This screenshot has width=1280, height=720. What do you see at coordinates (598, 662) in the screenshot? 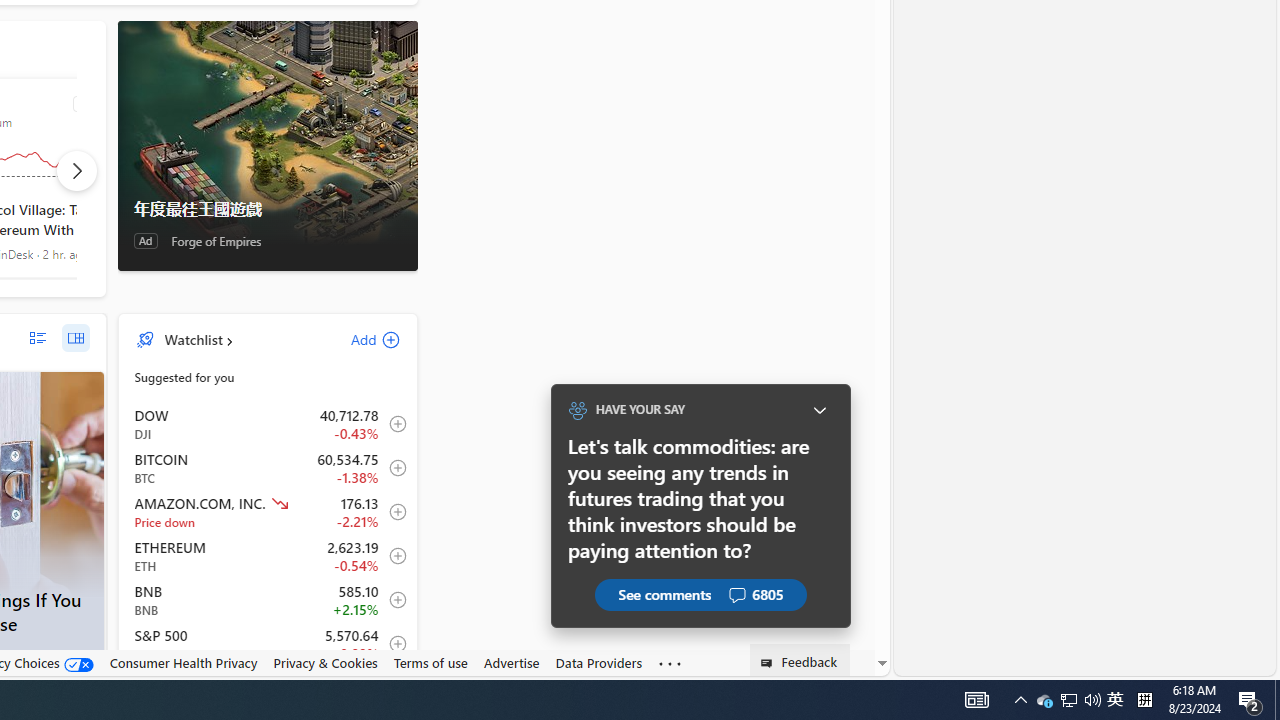
I see `'Data Providers'` at bounding box center [598, 662].